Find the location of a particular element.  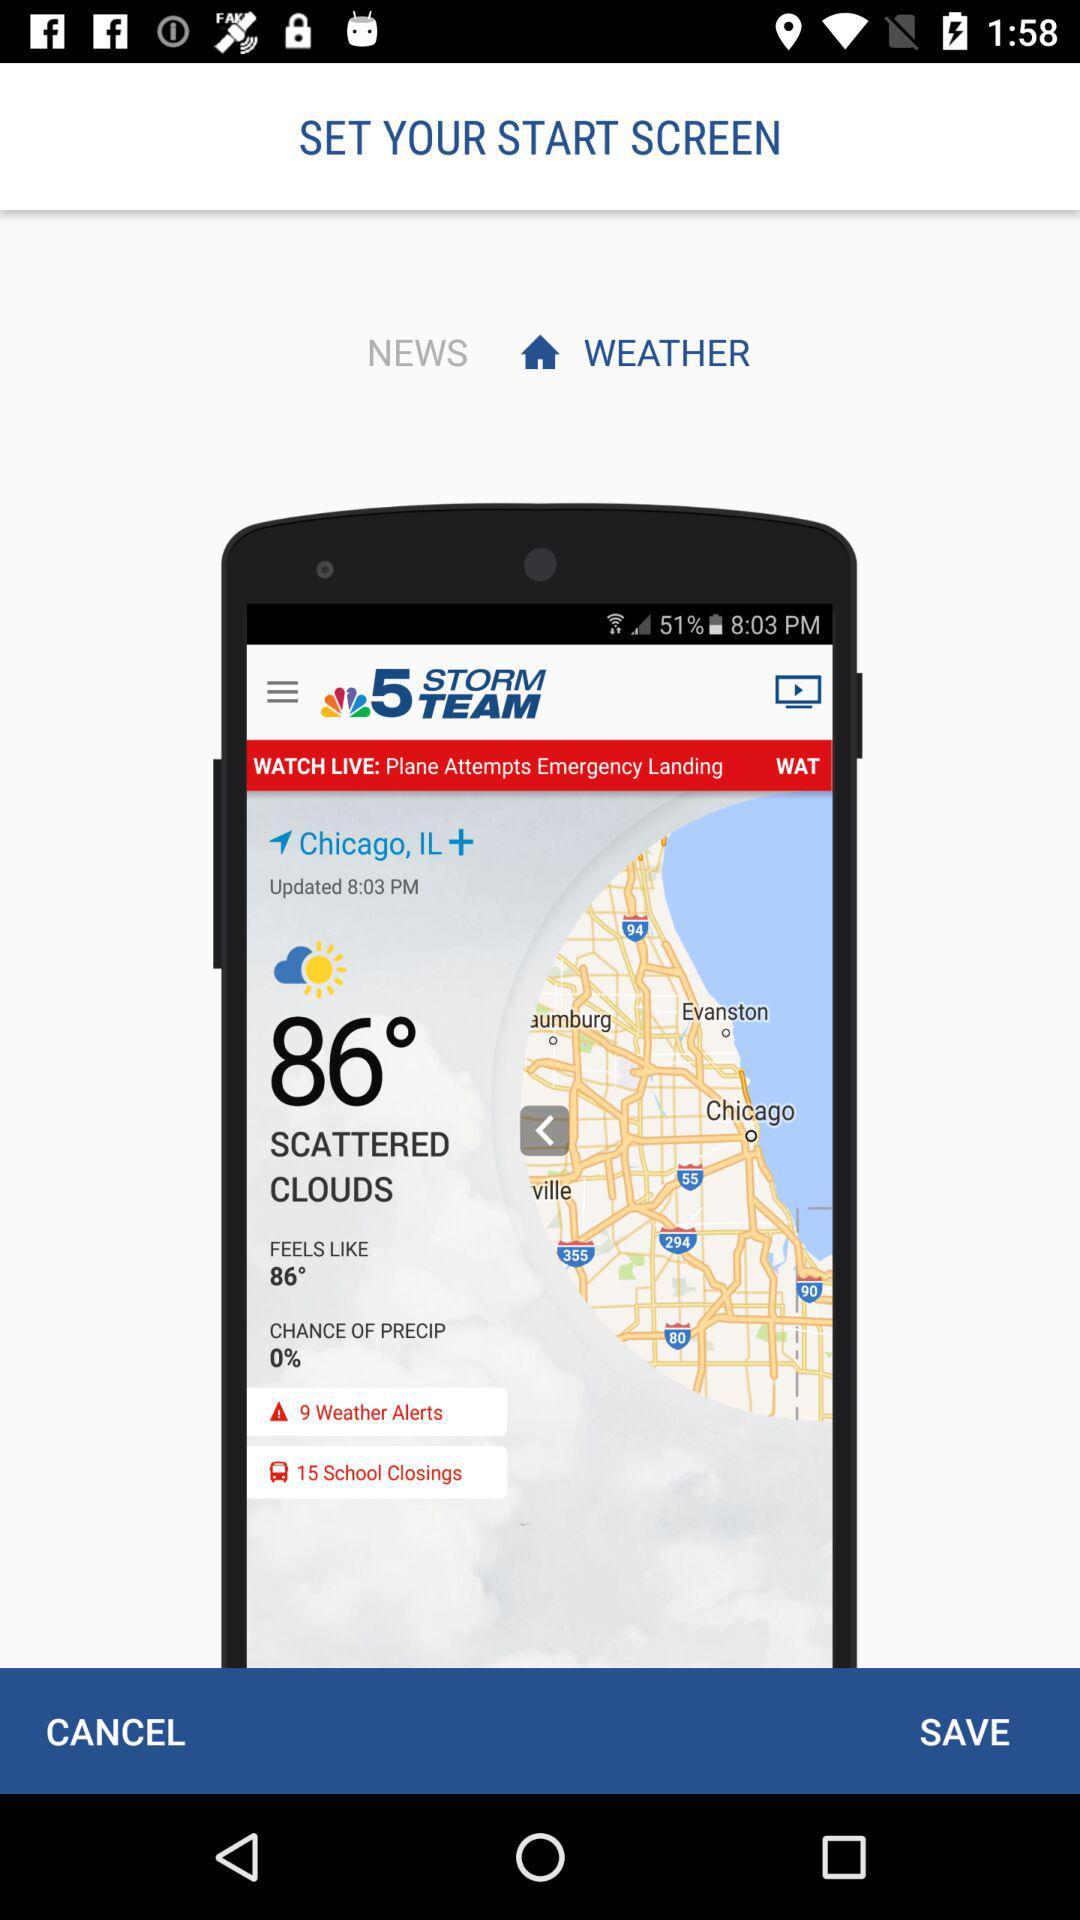

the item below set your start icon is located at coordinates (411, 351).